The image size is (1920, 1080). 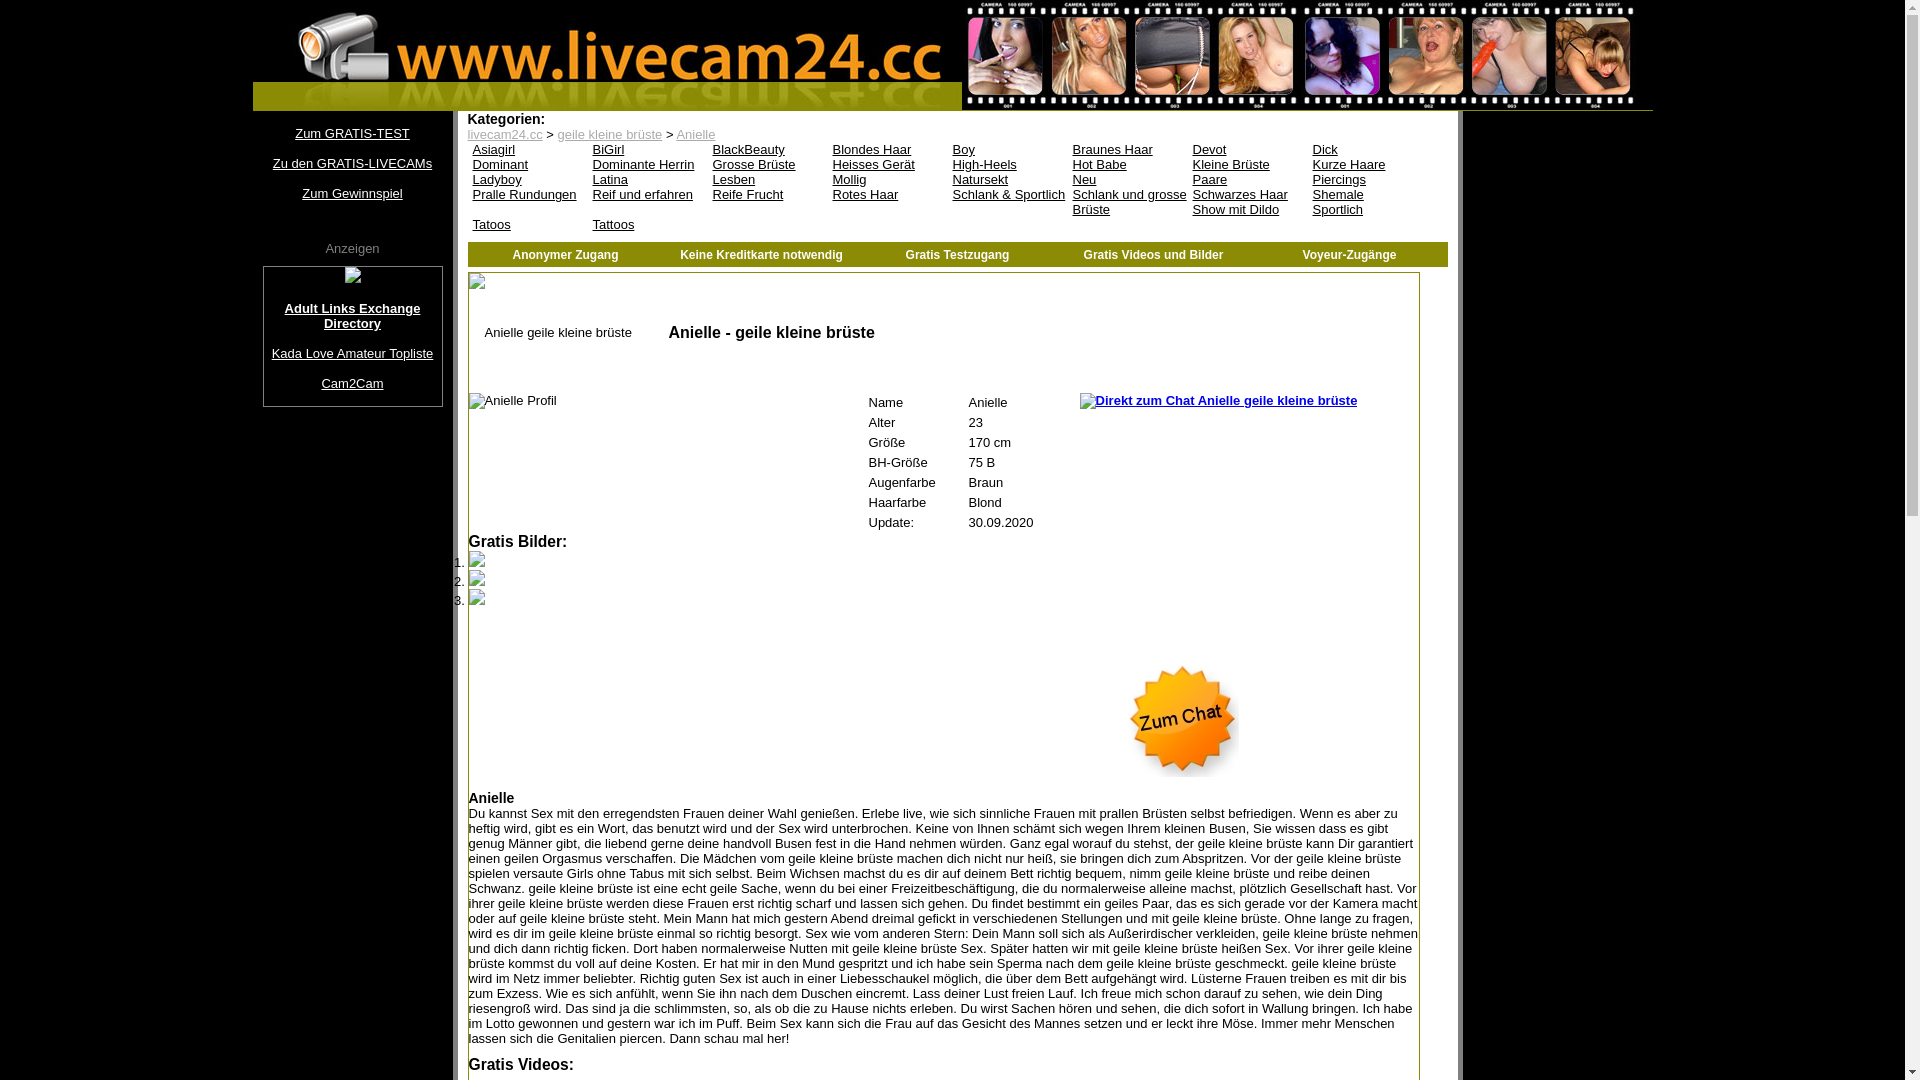 I want to click on 'Dominant', so click(x=466, y=163).